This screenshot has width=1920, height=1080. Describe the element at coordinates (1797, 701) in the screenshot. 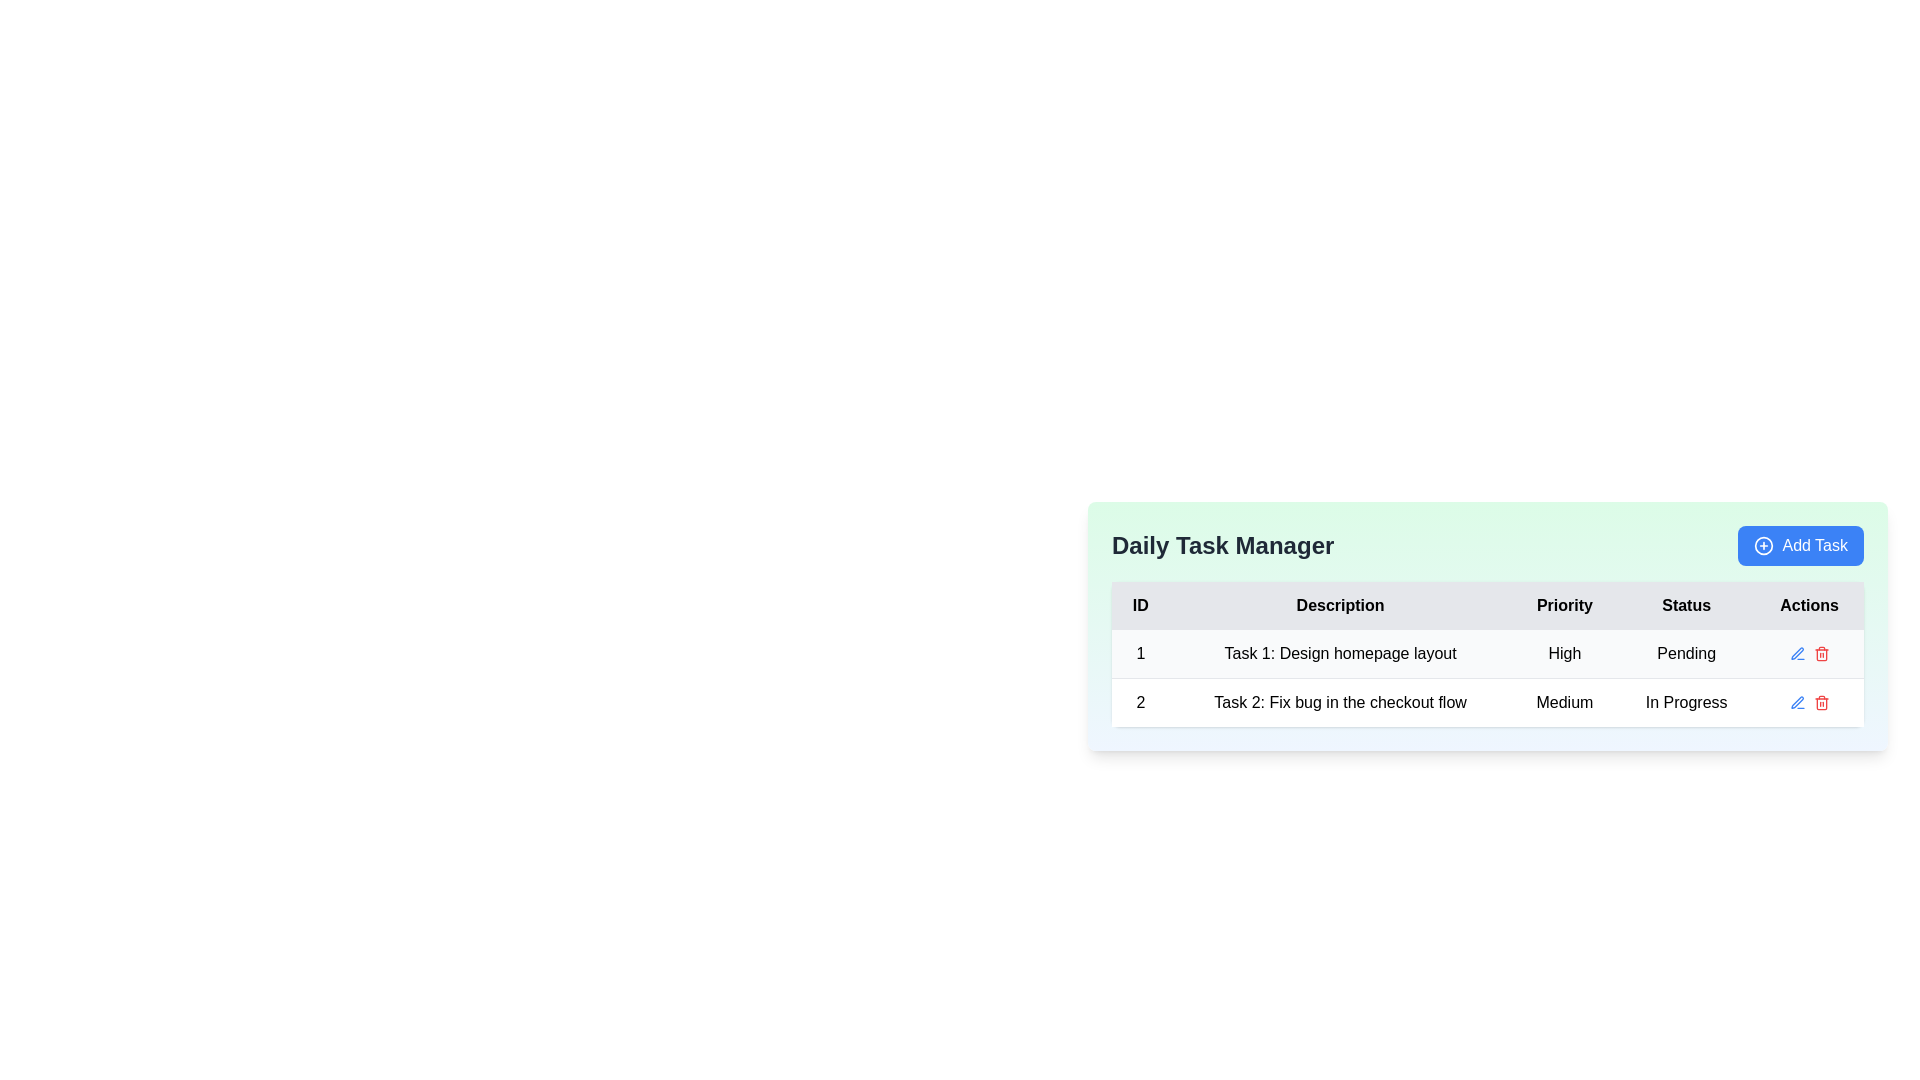

I see `the editing icon button in the second row of the 'Actions' column of the 'Daily Task Manager' table` at that location.